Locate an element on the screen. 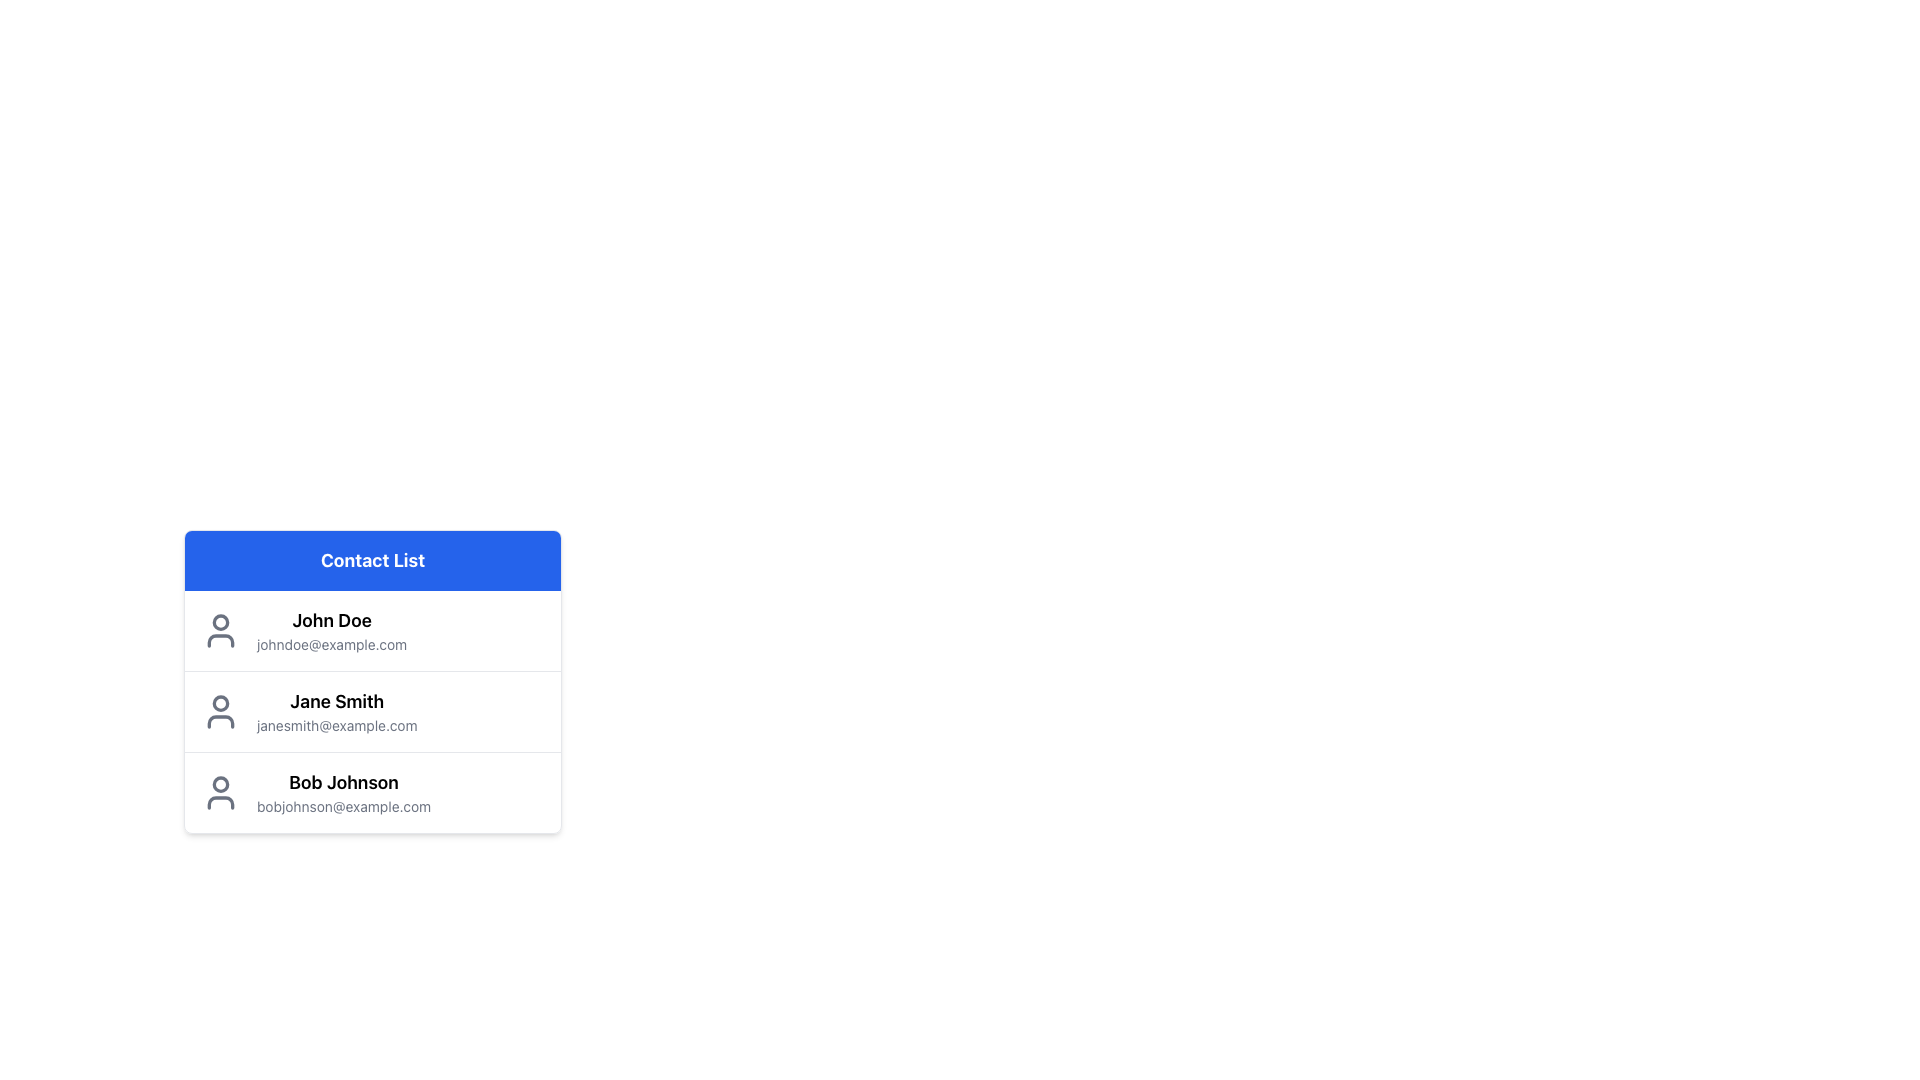  the second contact detail list item, which includes a profile icon and the name 'Jane Smith' is located at coordinates (373, 736).